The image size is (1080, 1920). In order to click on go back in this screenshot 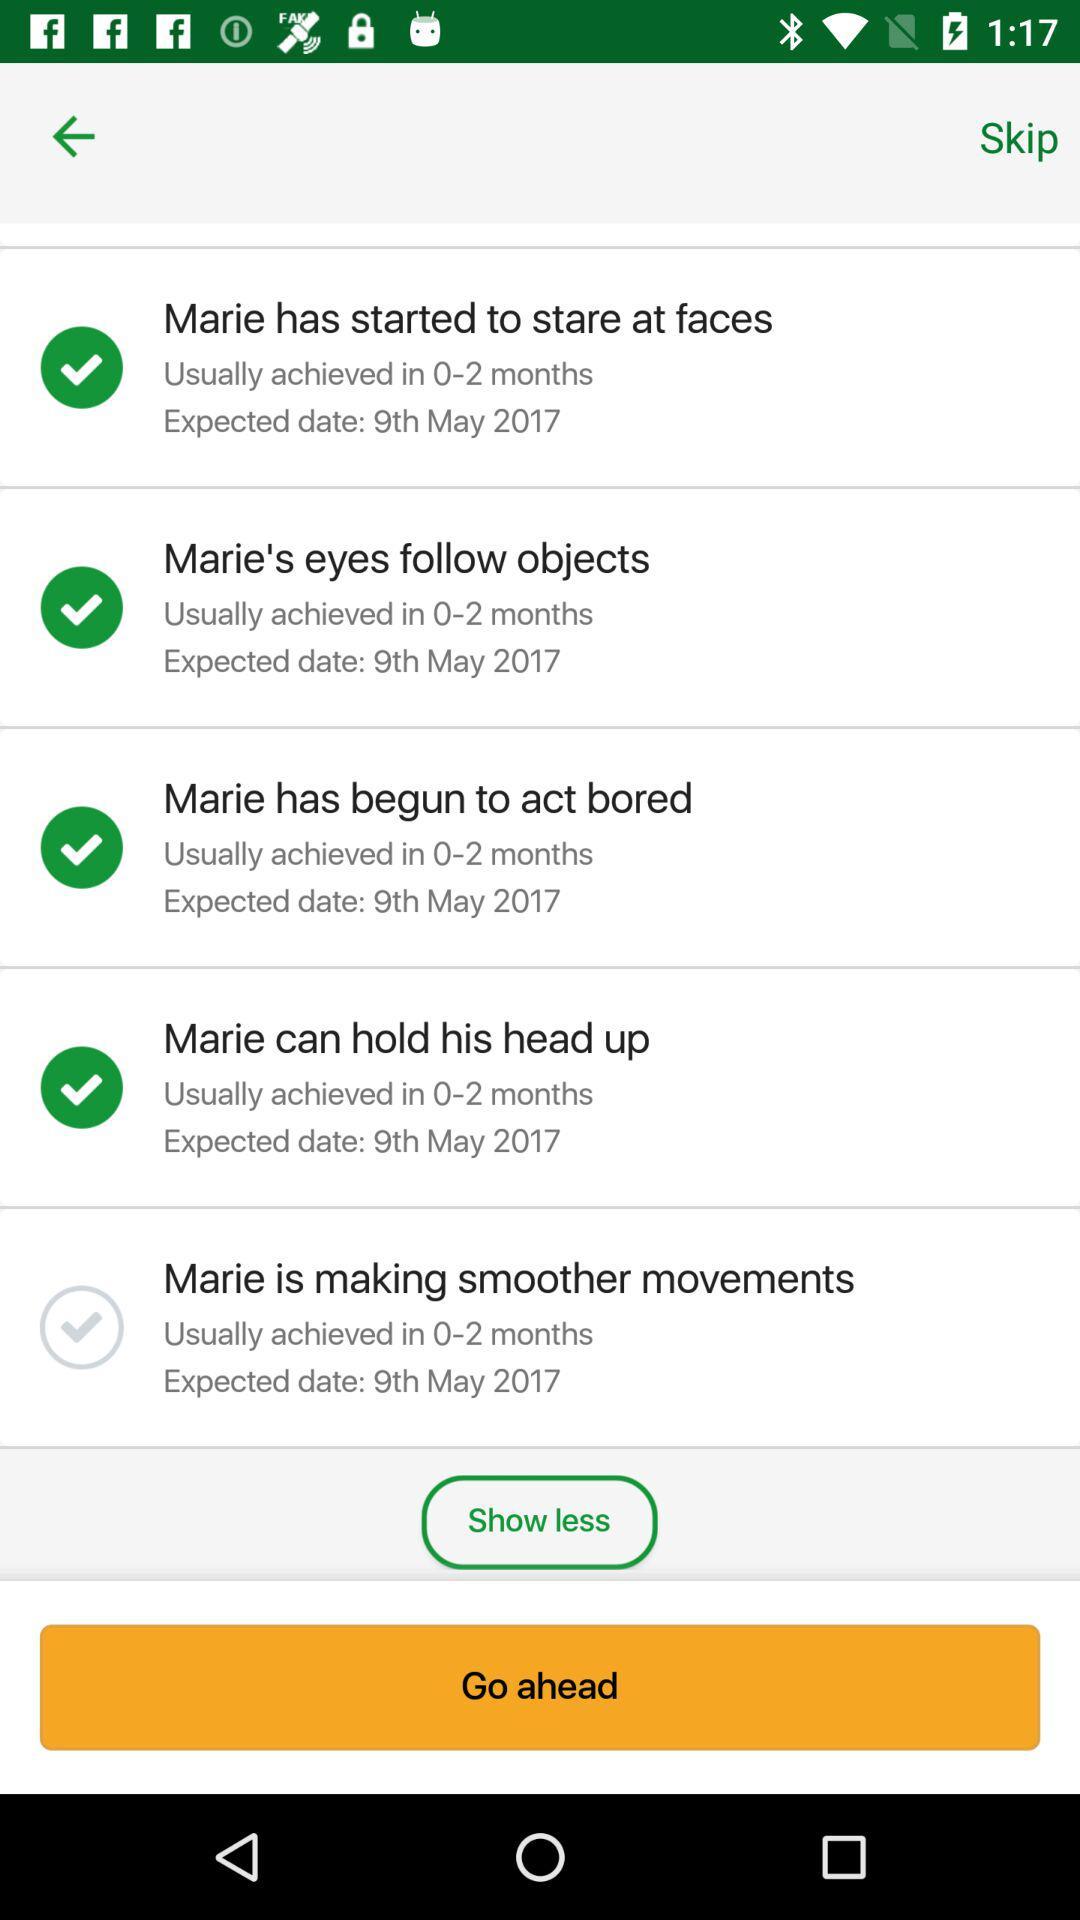, I will do `click(72, 135)`.